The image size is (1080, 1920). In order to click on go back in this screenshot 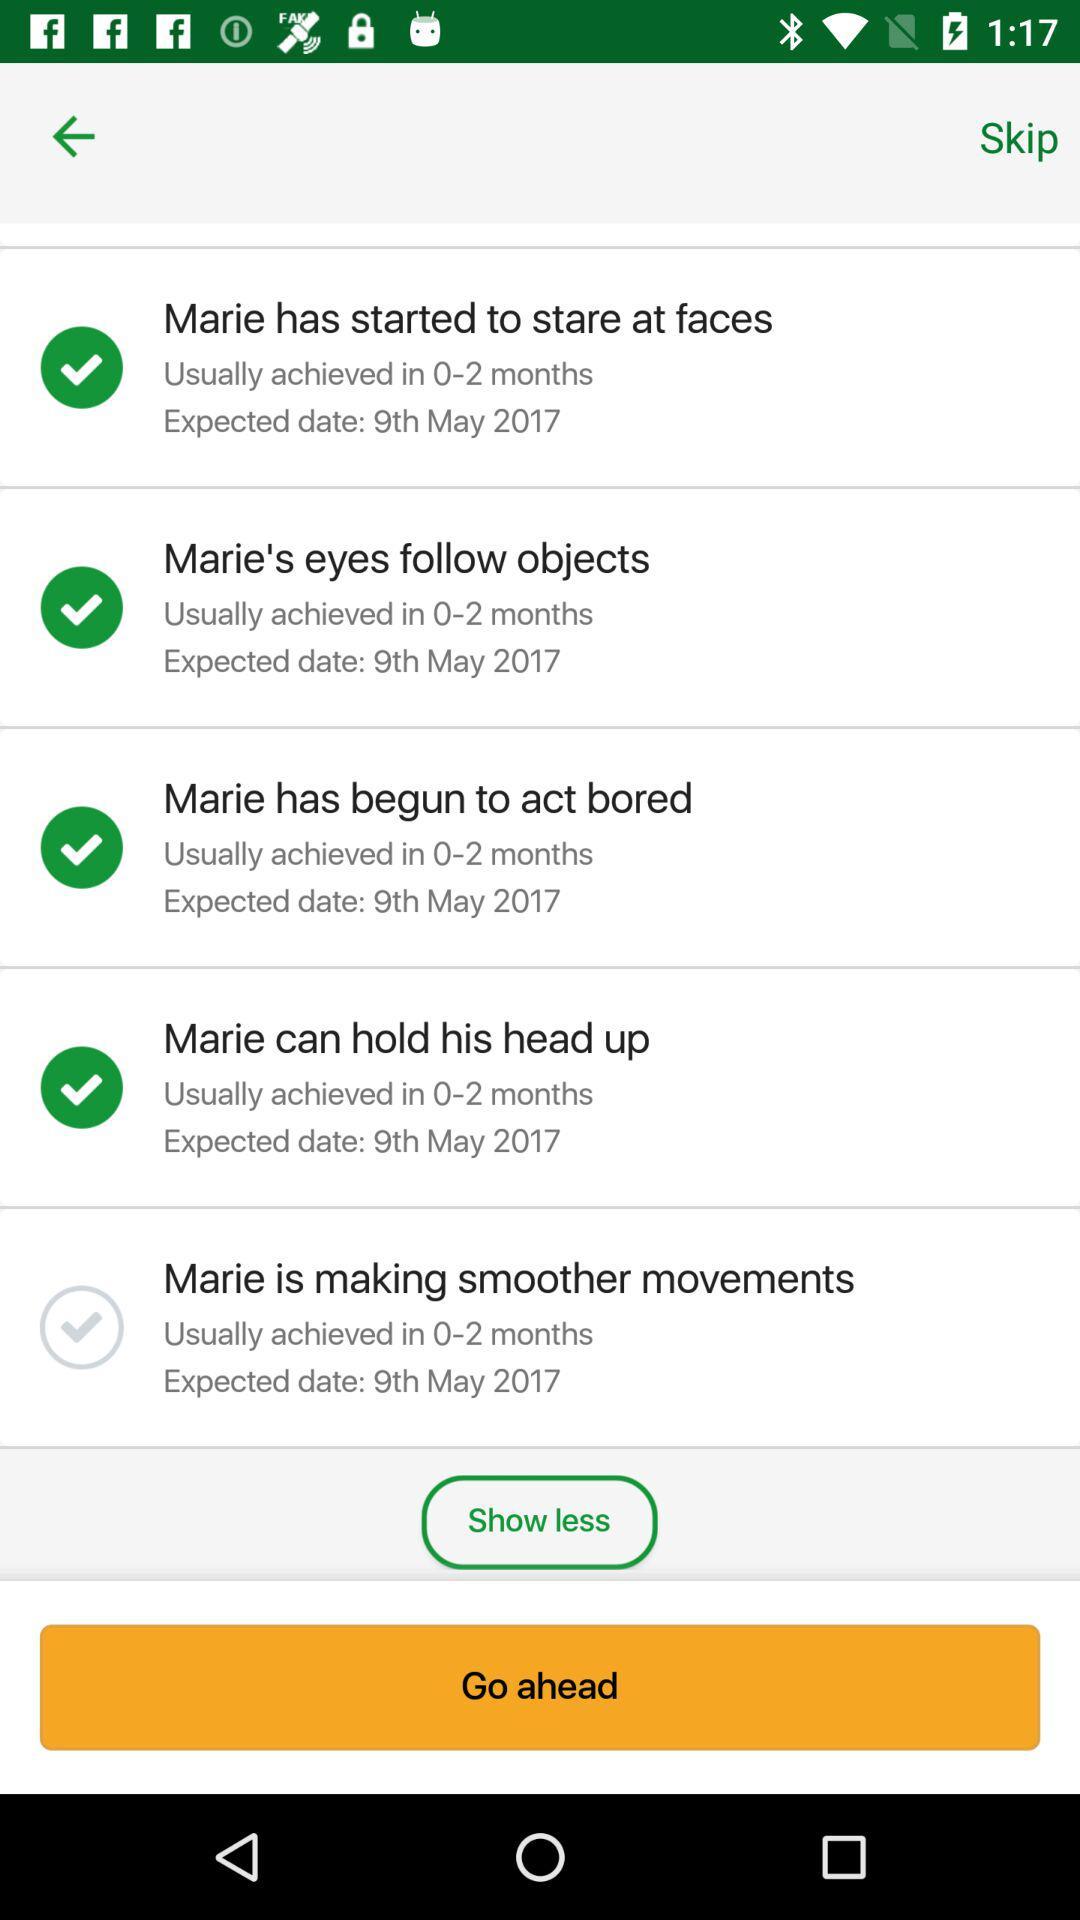, I will do `click(72, 135)`.